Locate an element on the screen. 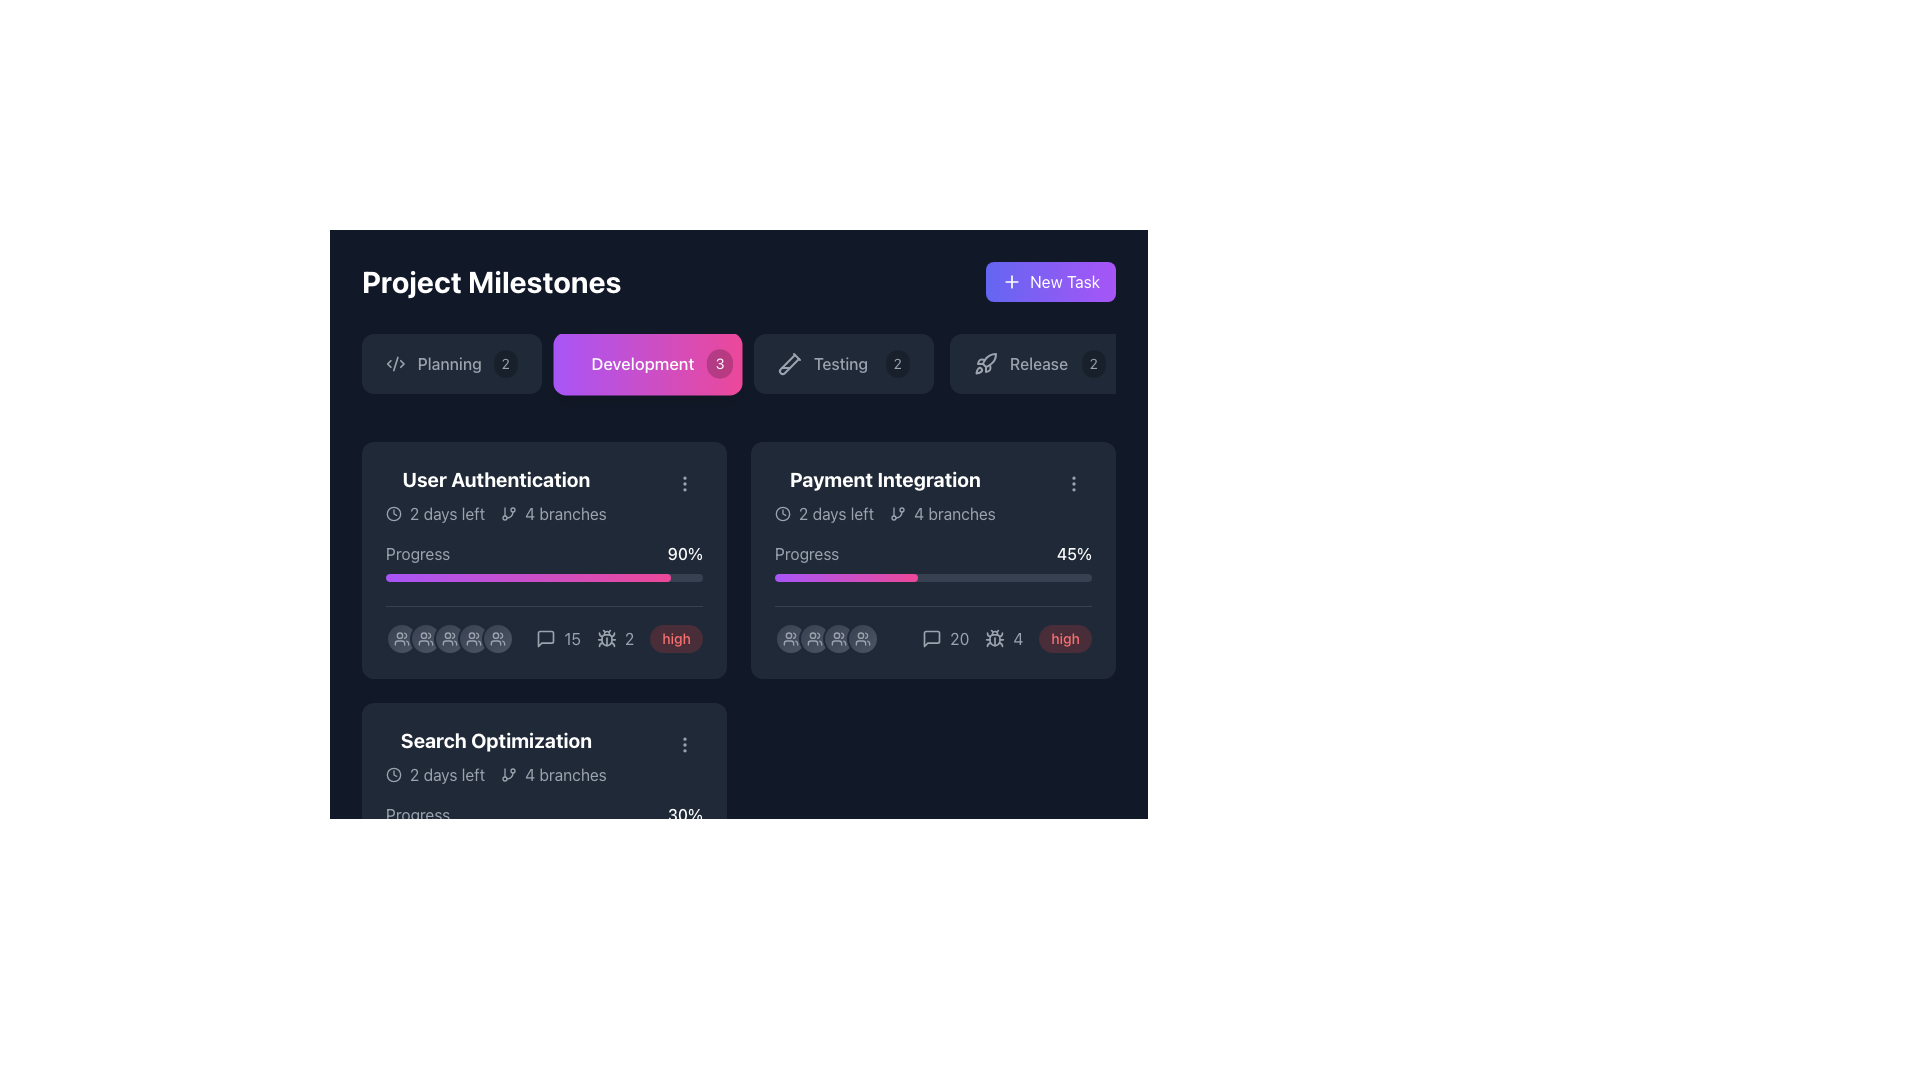  the circular Avatar/Representative Icon, which is the second avatar from the left in a horizontal row located at the bottom of the 'Payment Integration' card is located at coordinates (815, 639).